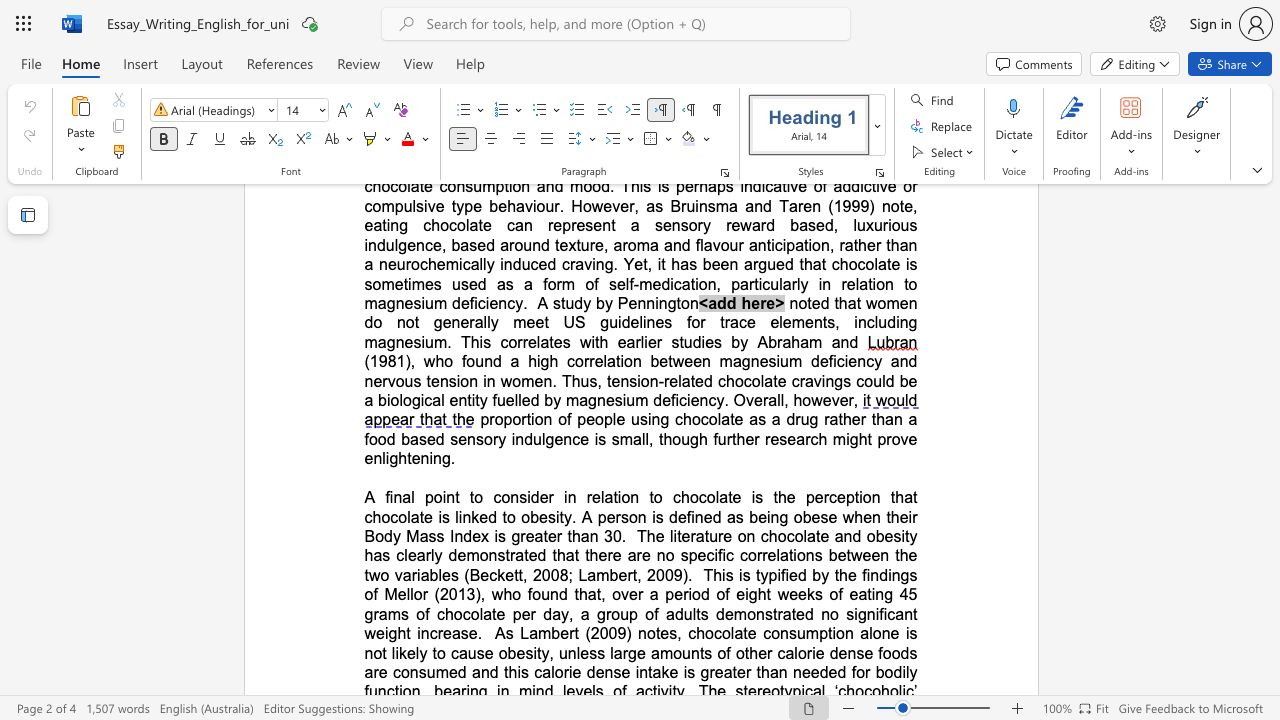  What do you see at coordinates (828, 555) in the screenshot?
I see `the subset text "between the two variables (Beckett, 200" within the text "that there are no specific correlations between the two variables (Beckett, 2008; Lambert, 2009)"` at bounding box center [828, 555].